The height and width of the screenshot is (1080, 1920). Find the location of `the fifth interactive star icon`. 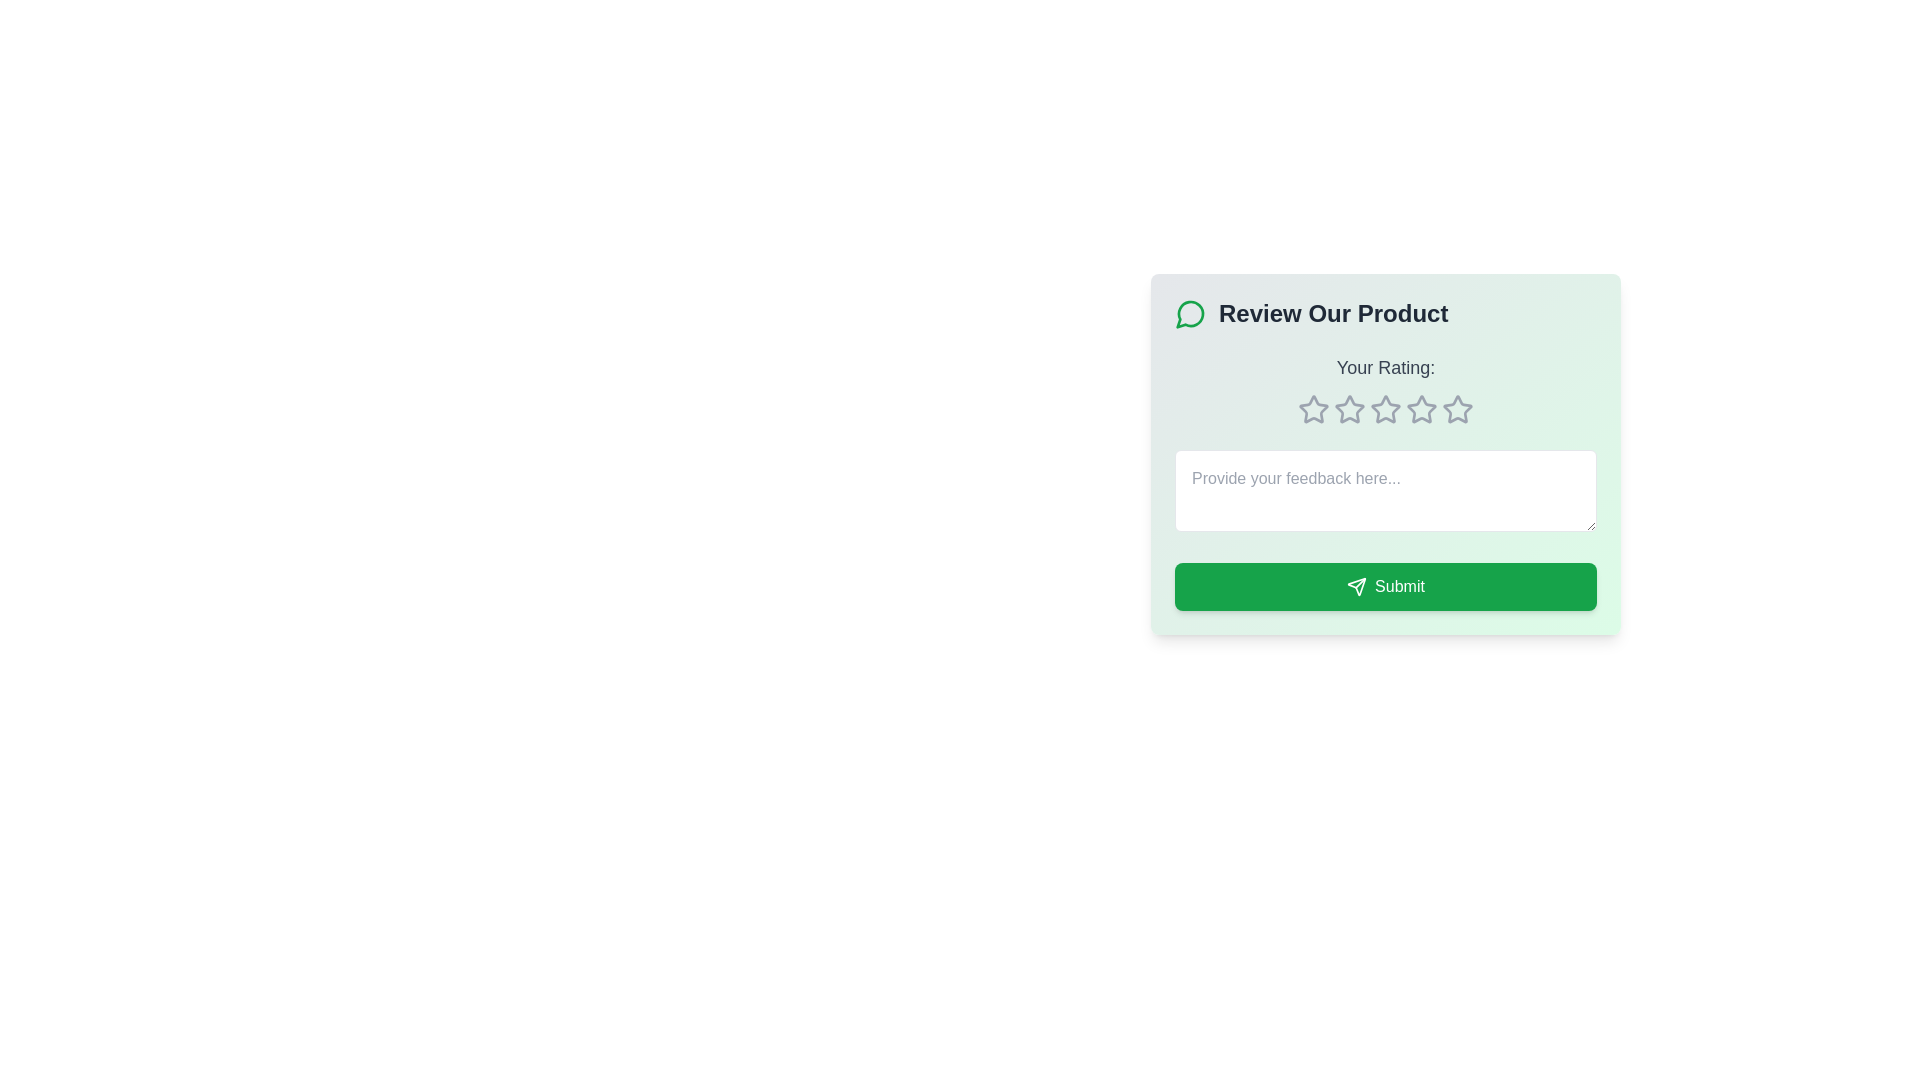

the fifth interactive star icon is located at coordinates (1420, 408).